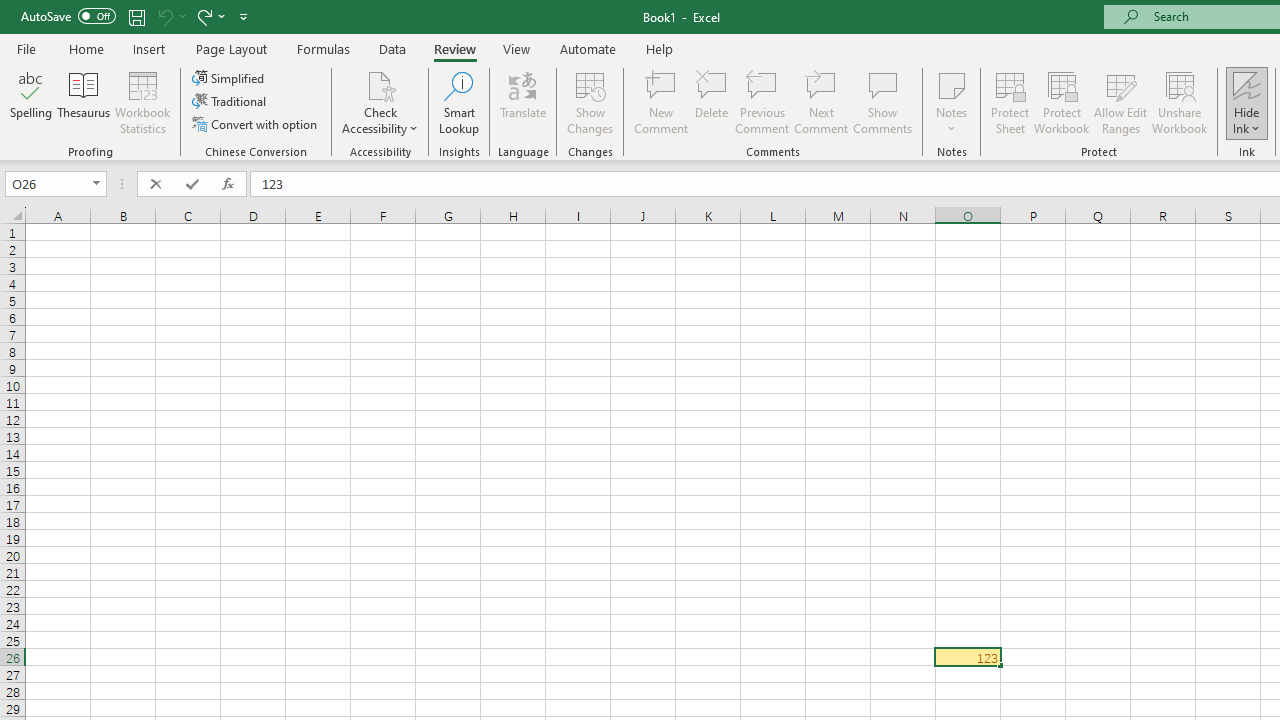 The width and height of the screenshot is (1280, 720). I want to click on 'Convert with option', so click(255, 124).